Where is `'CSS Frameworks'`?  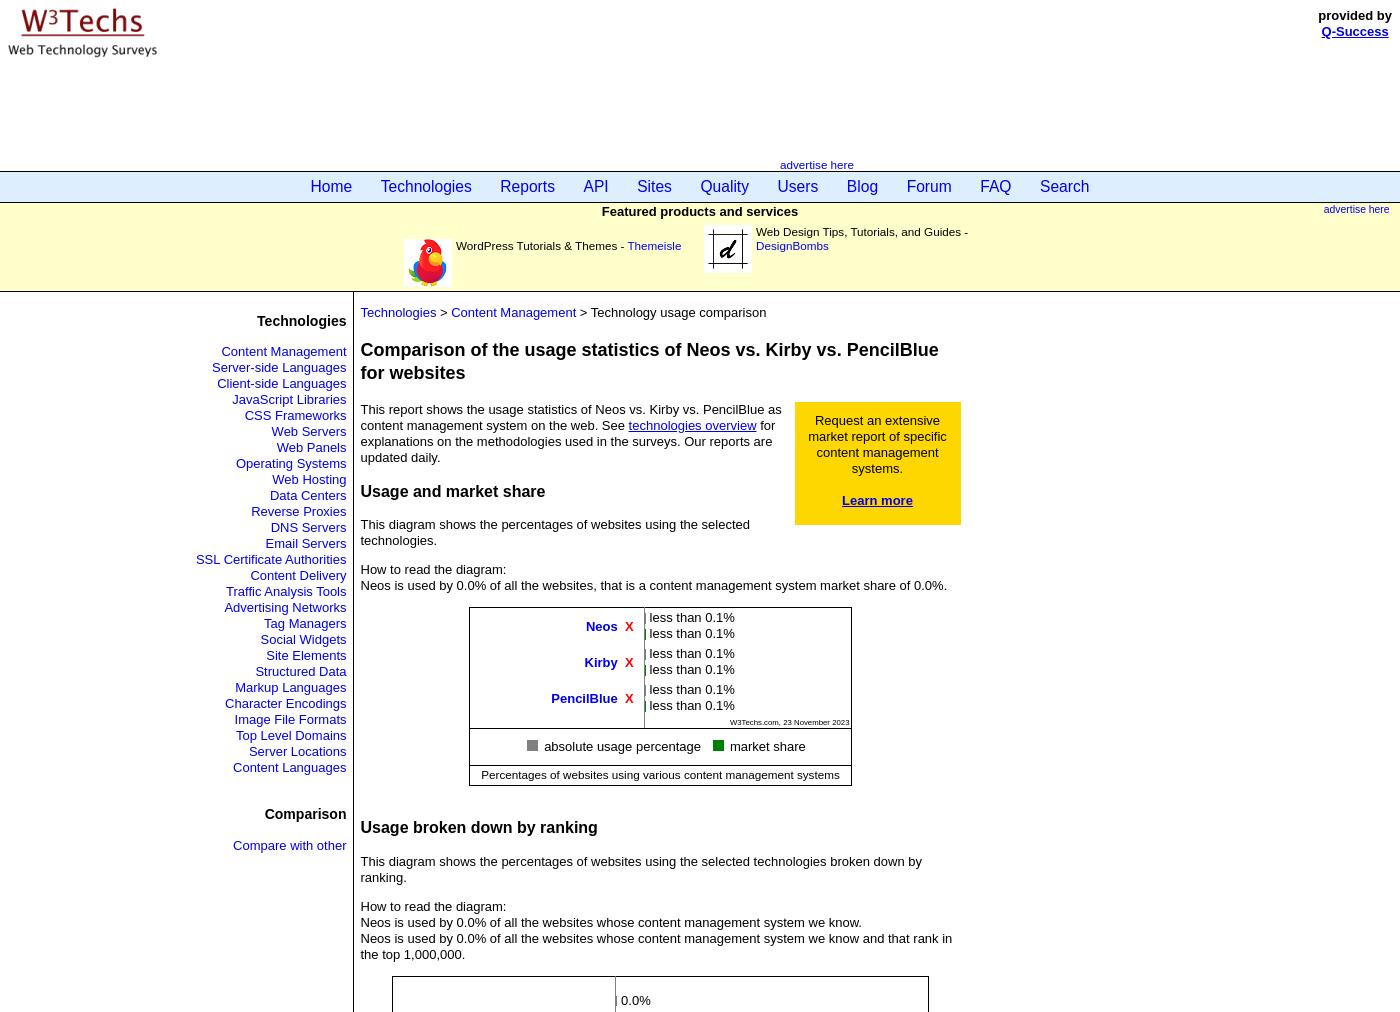
'CSS Frameworks' is located at coordinates (294, 415).